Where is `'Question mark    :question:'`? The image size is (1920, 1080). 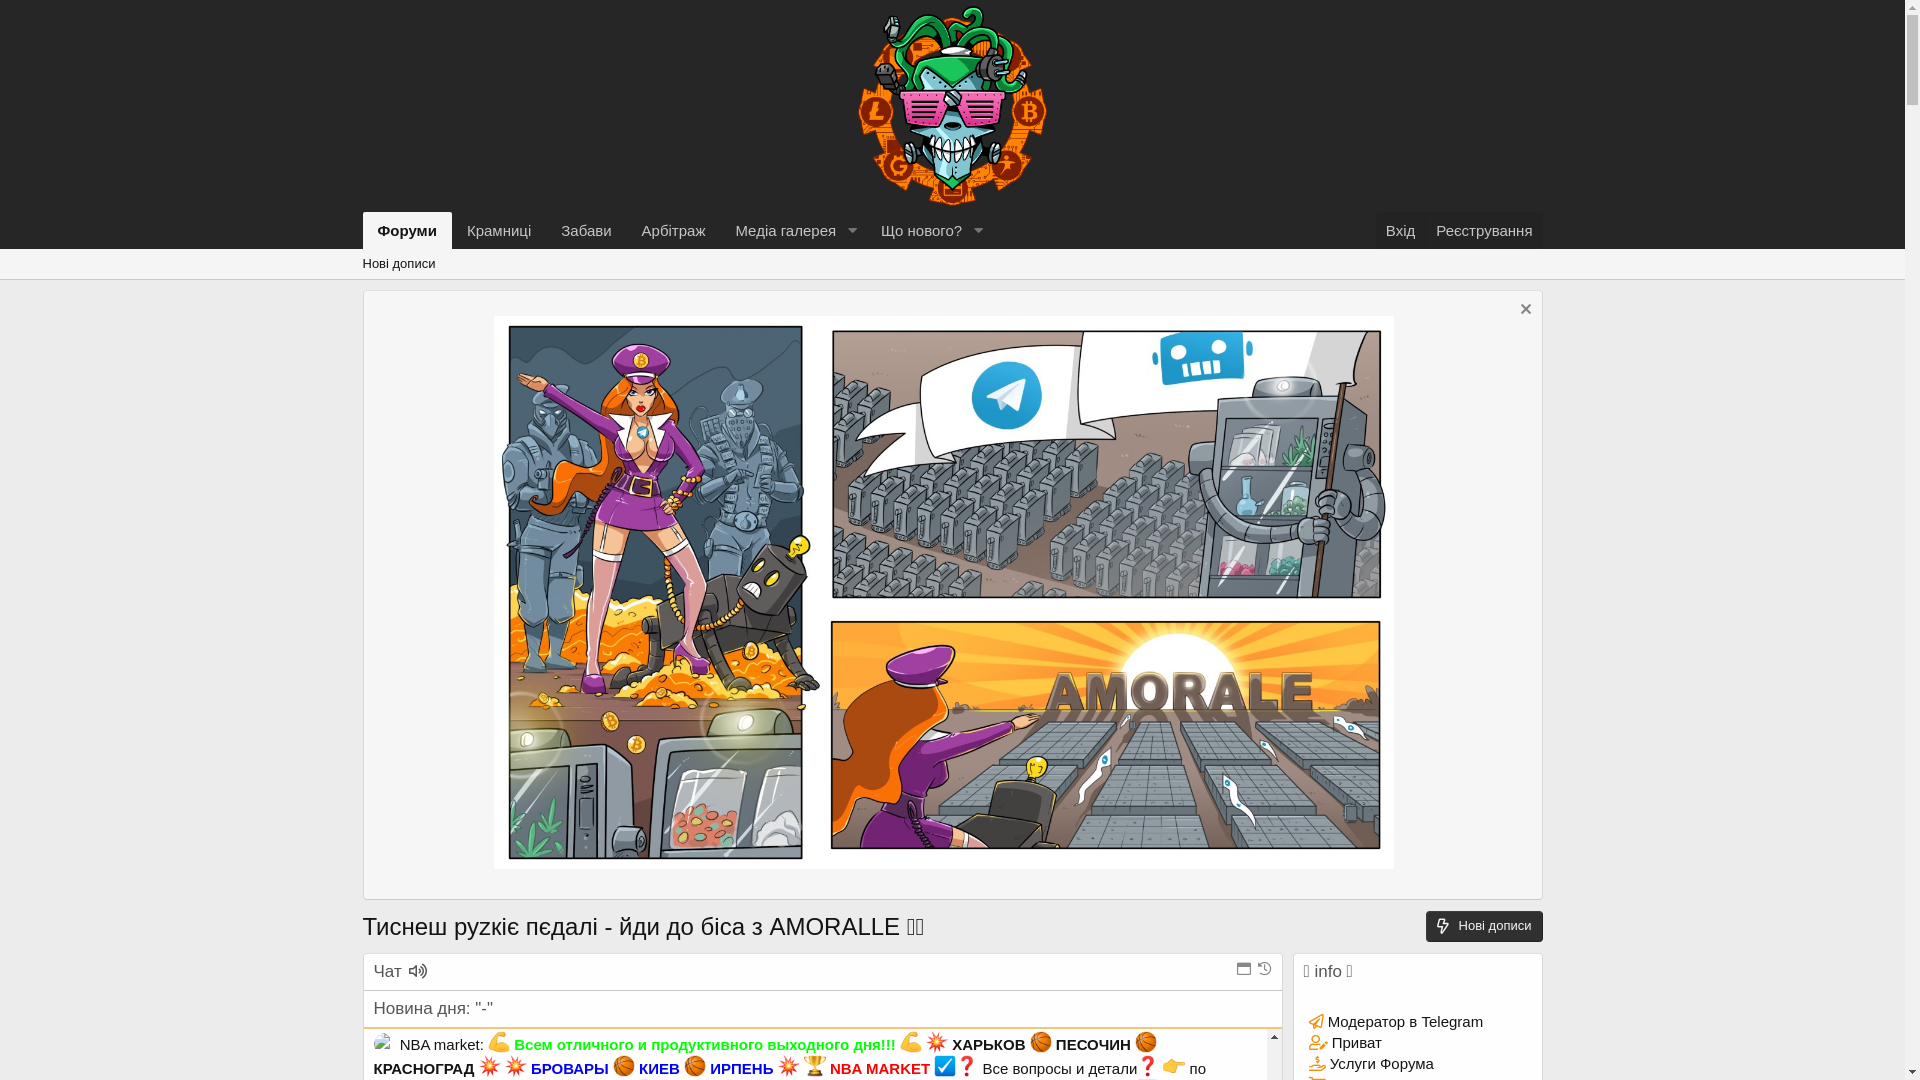 'Question mark    :question:' is located at coordinates (1147, 1064).